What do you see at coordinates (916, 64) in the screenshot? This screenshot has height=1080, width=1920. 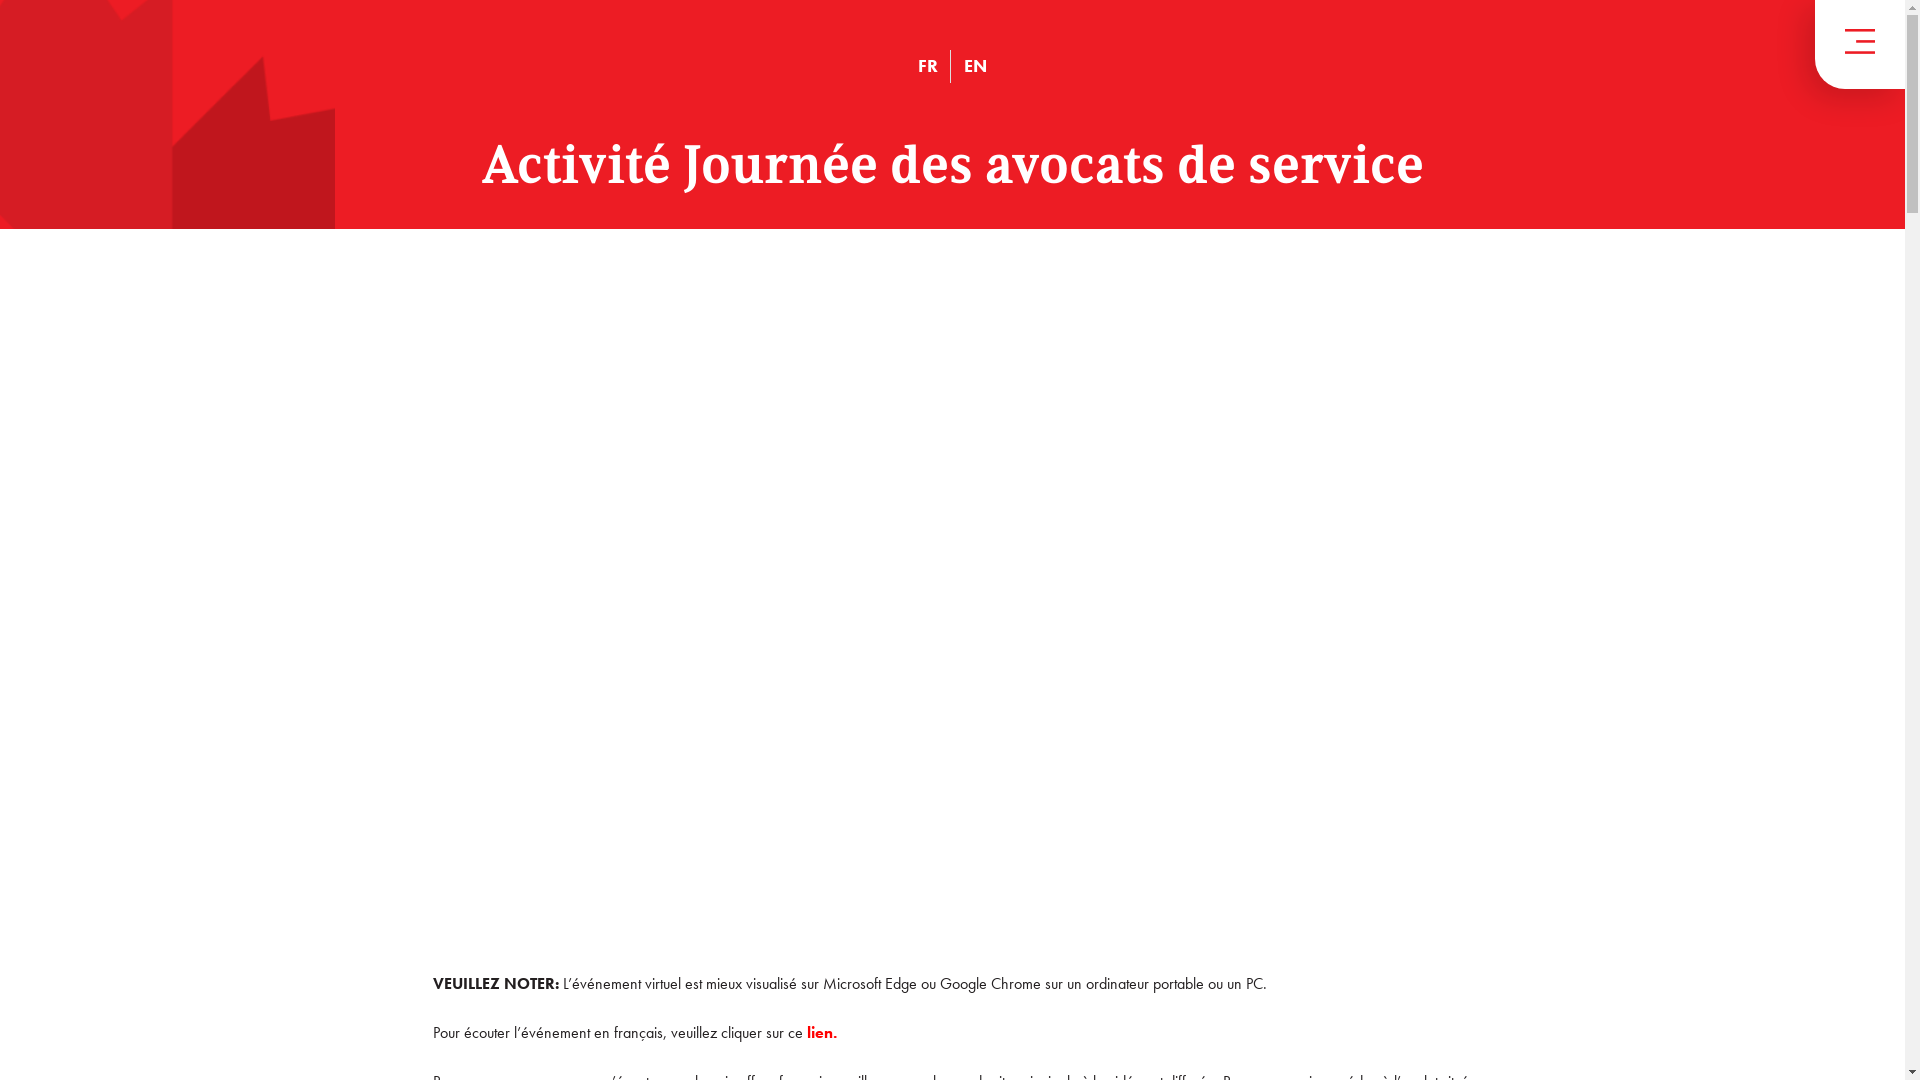 I see `'FR'` at bounding box center [916, 64].